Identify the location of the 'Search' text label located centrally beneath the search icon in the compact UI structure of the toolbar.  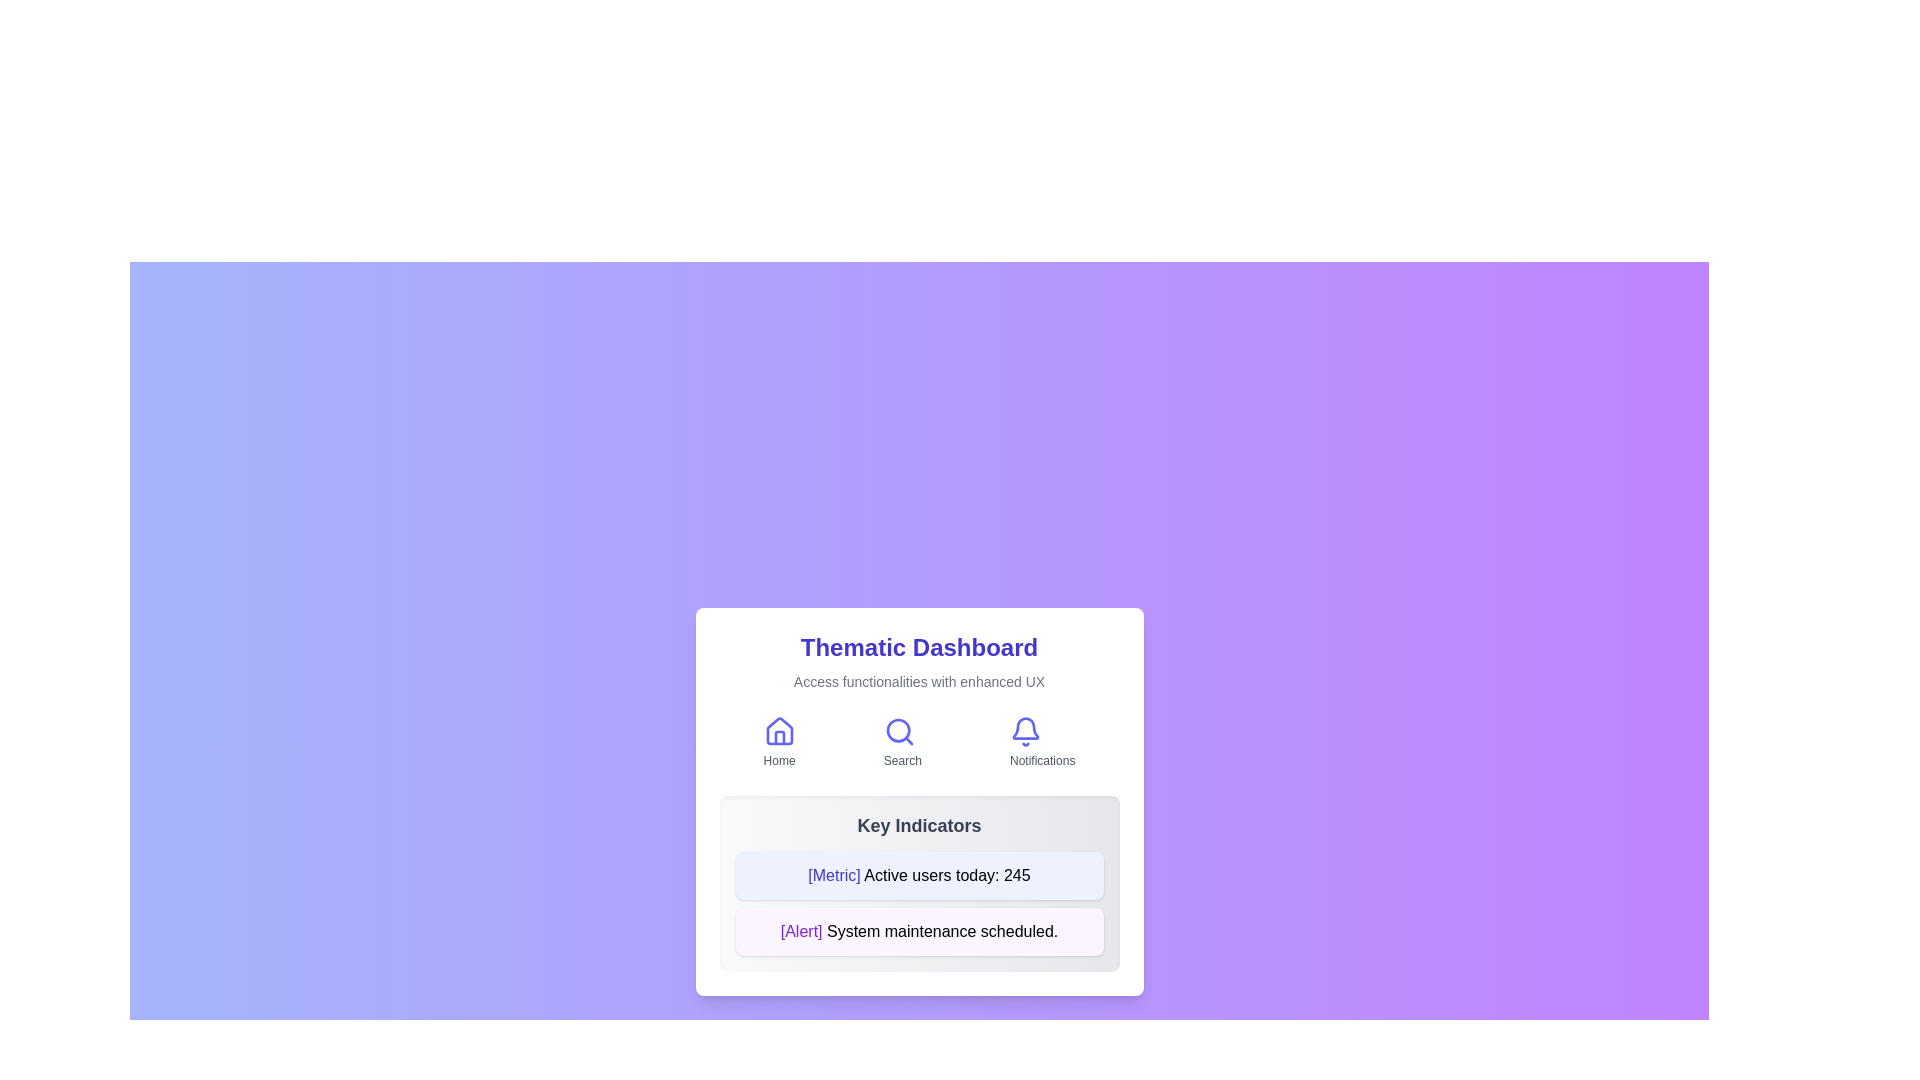
(901, 760).